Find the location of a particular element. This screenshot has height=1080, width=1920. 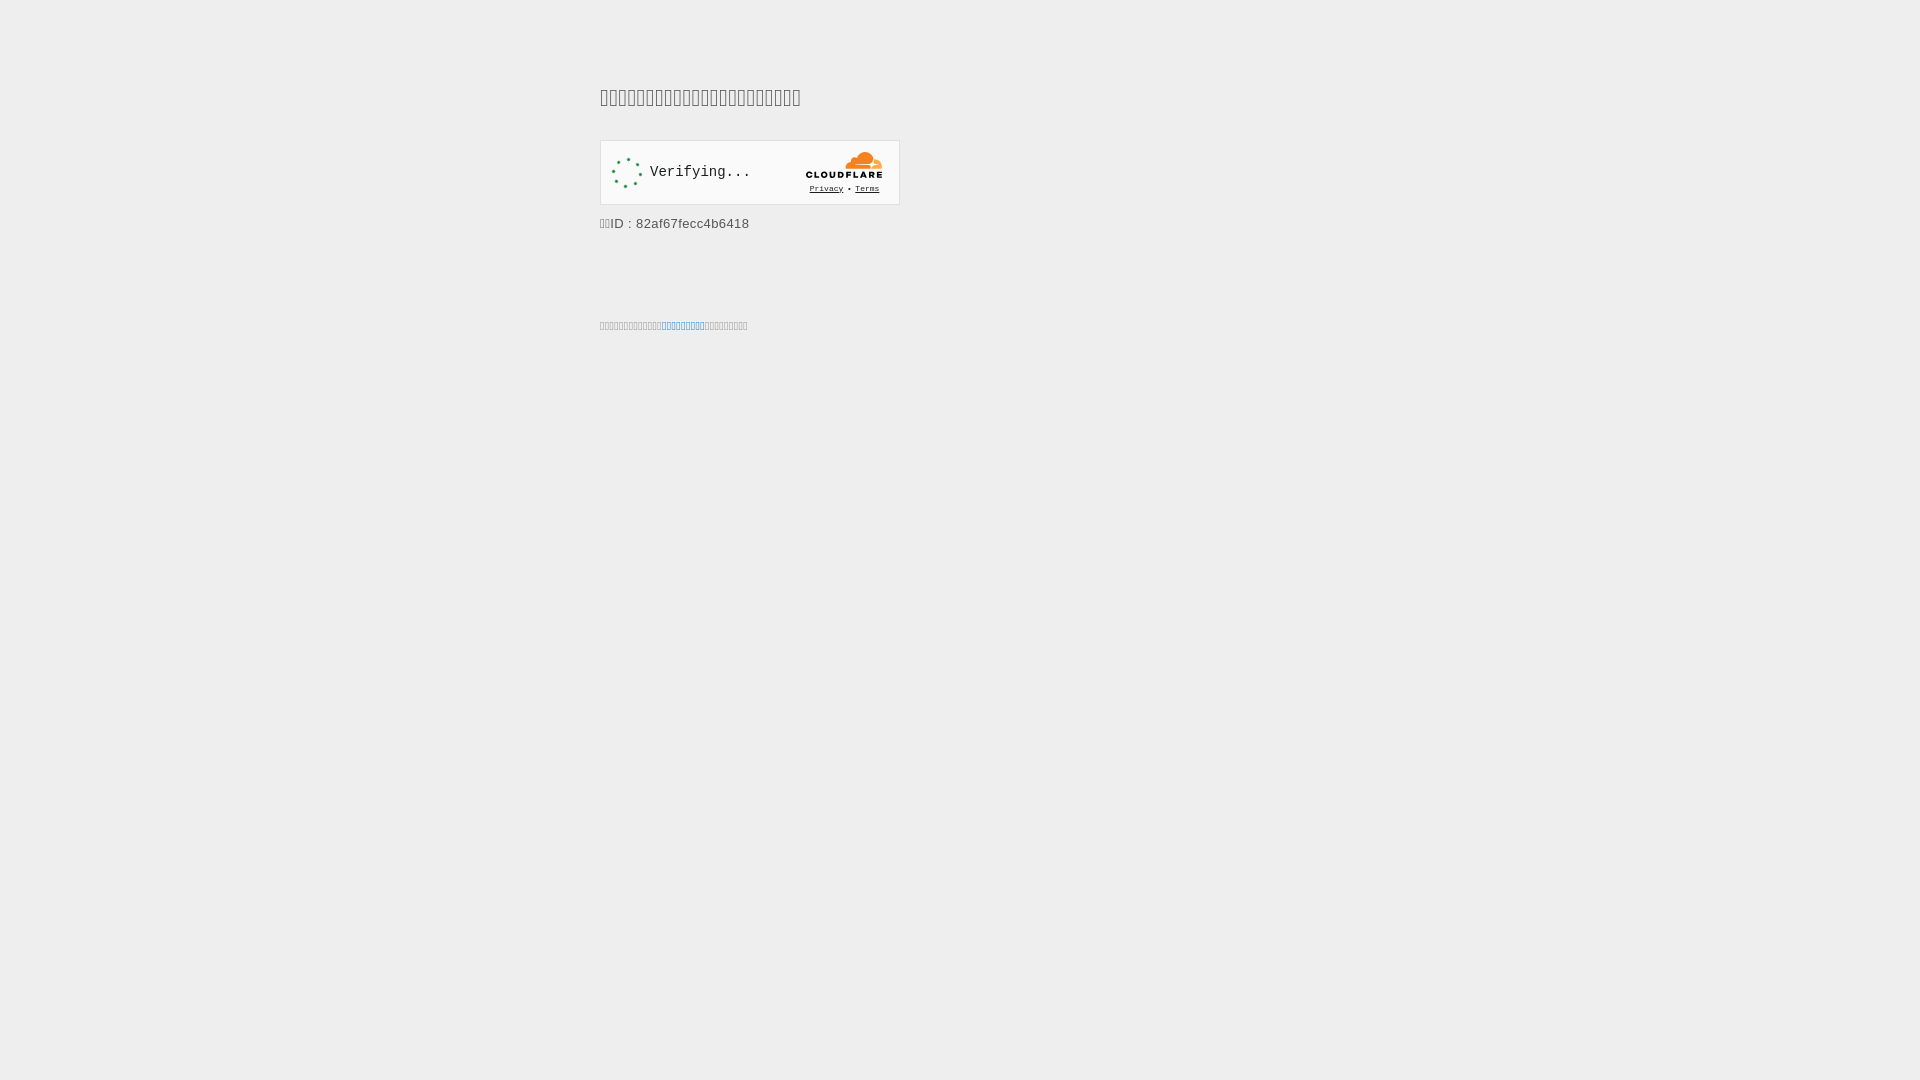

'Widget containing a Cloudflare security challenge' is located at coordinates (748, 171).